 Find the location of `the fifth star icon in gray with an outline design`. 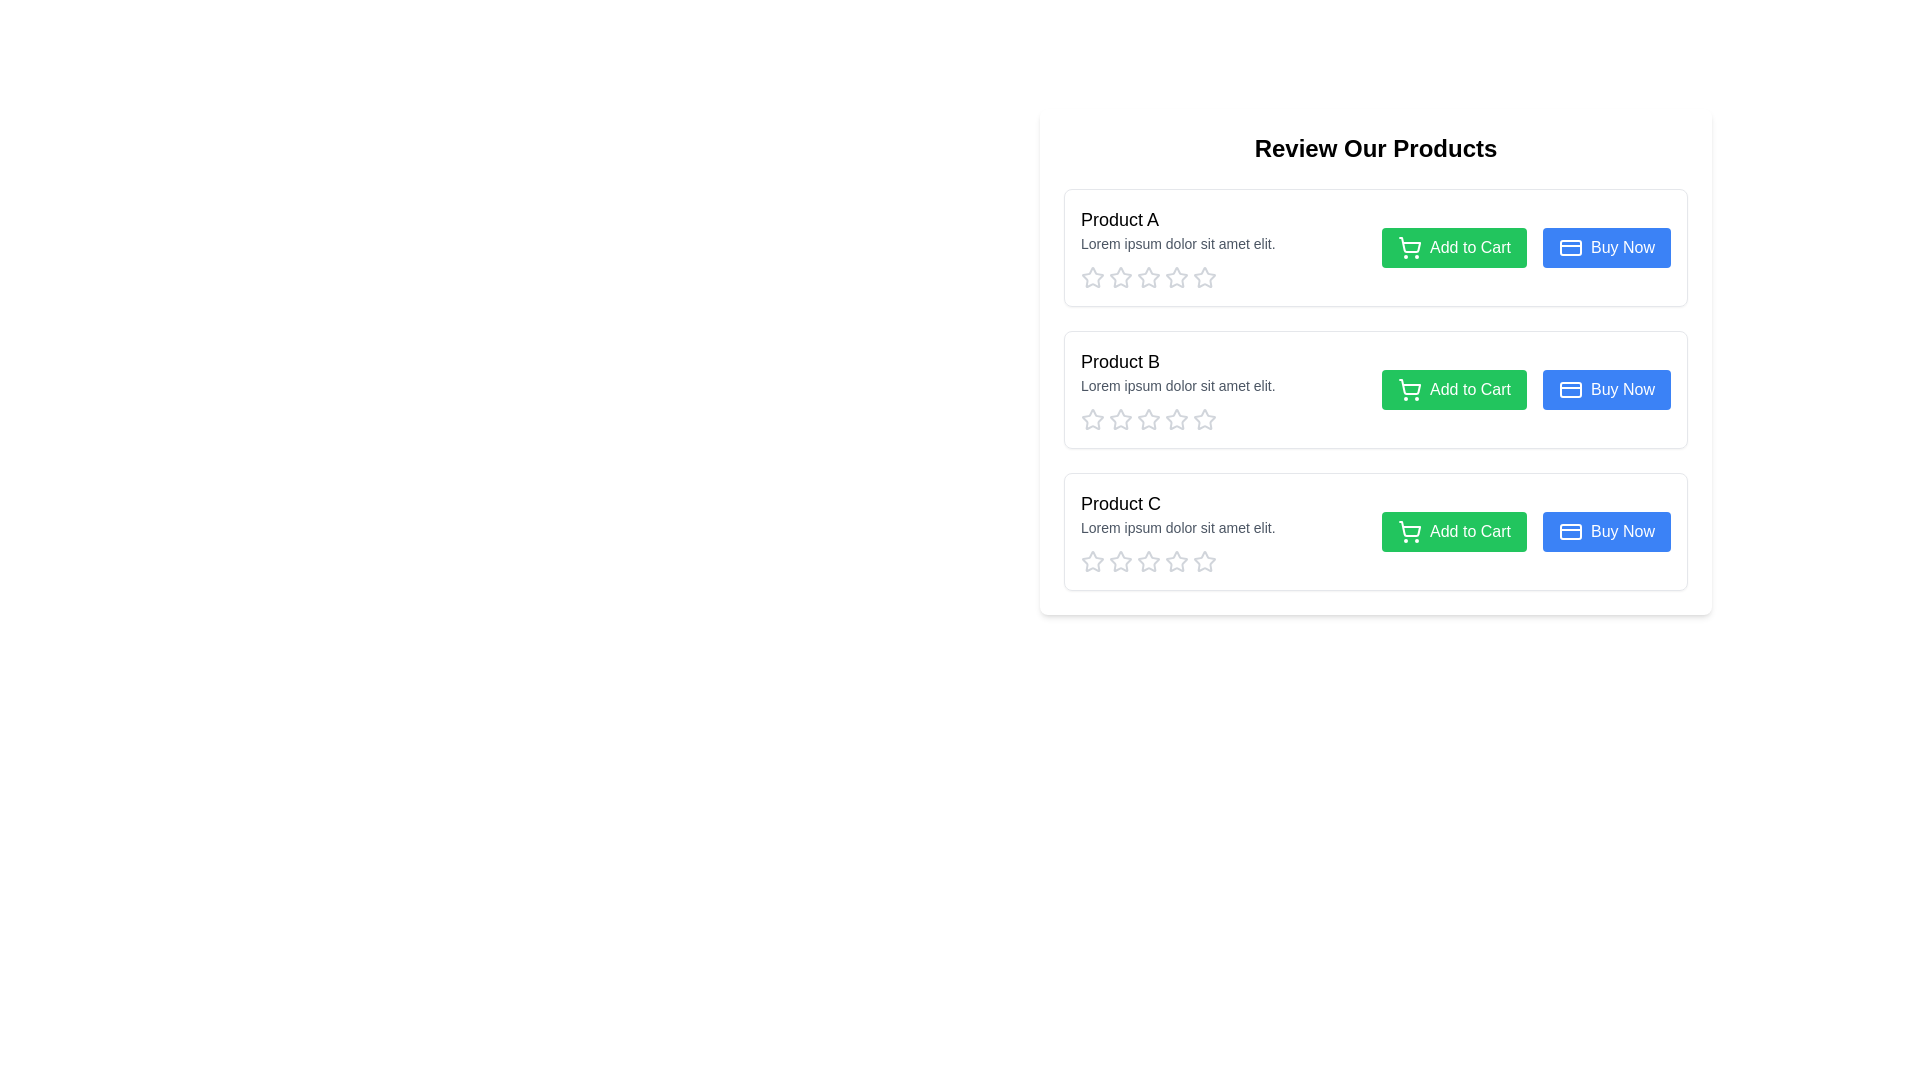

the fifth star icon in gray with an outline design is located at coordinates (1203, 419).